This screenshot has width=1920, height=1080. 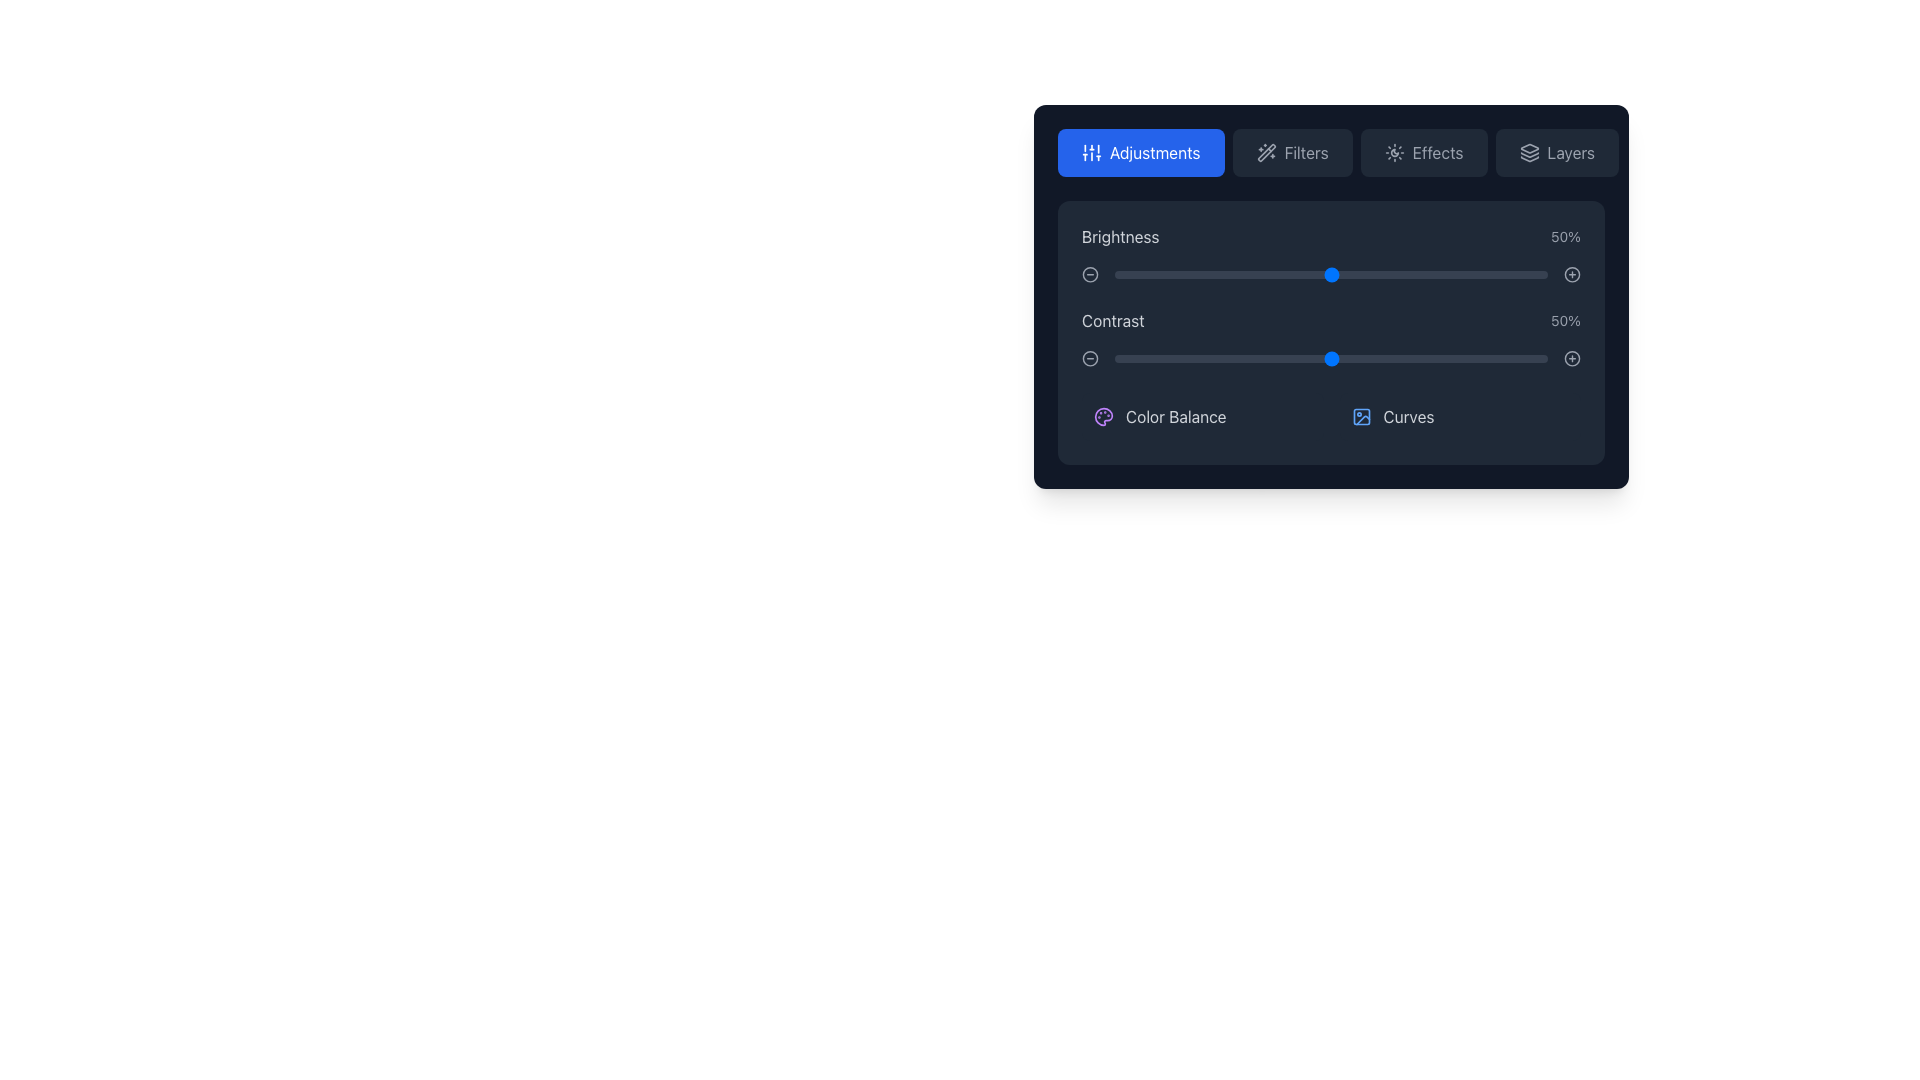 I want to click on the 'Color Balance' text label, which is styled in light gray and positioned to the right of a purple icon within a dark-themed box, so click(x=1176, y=415).